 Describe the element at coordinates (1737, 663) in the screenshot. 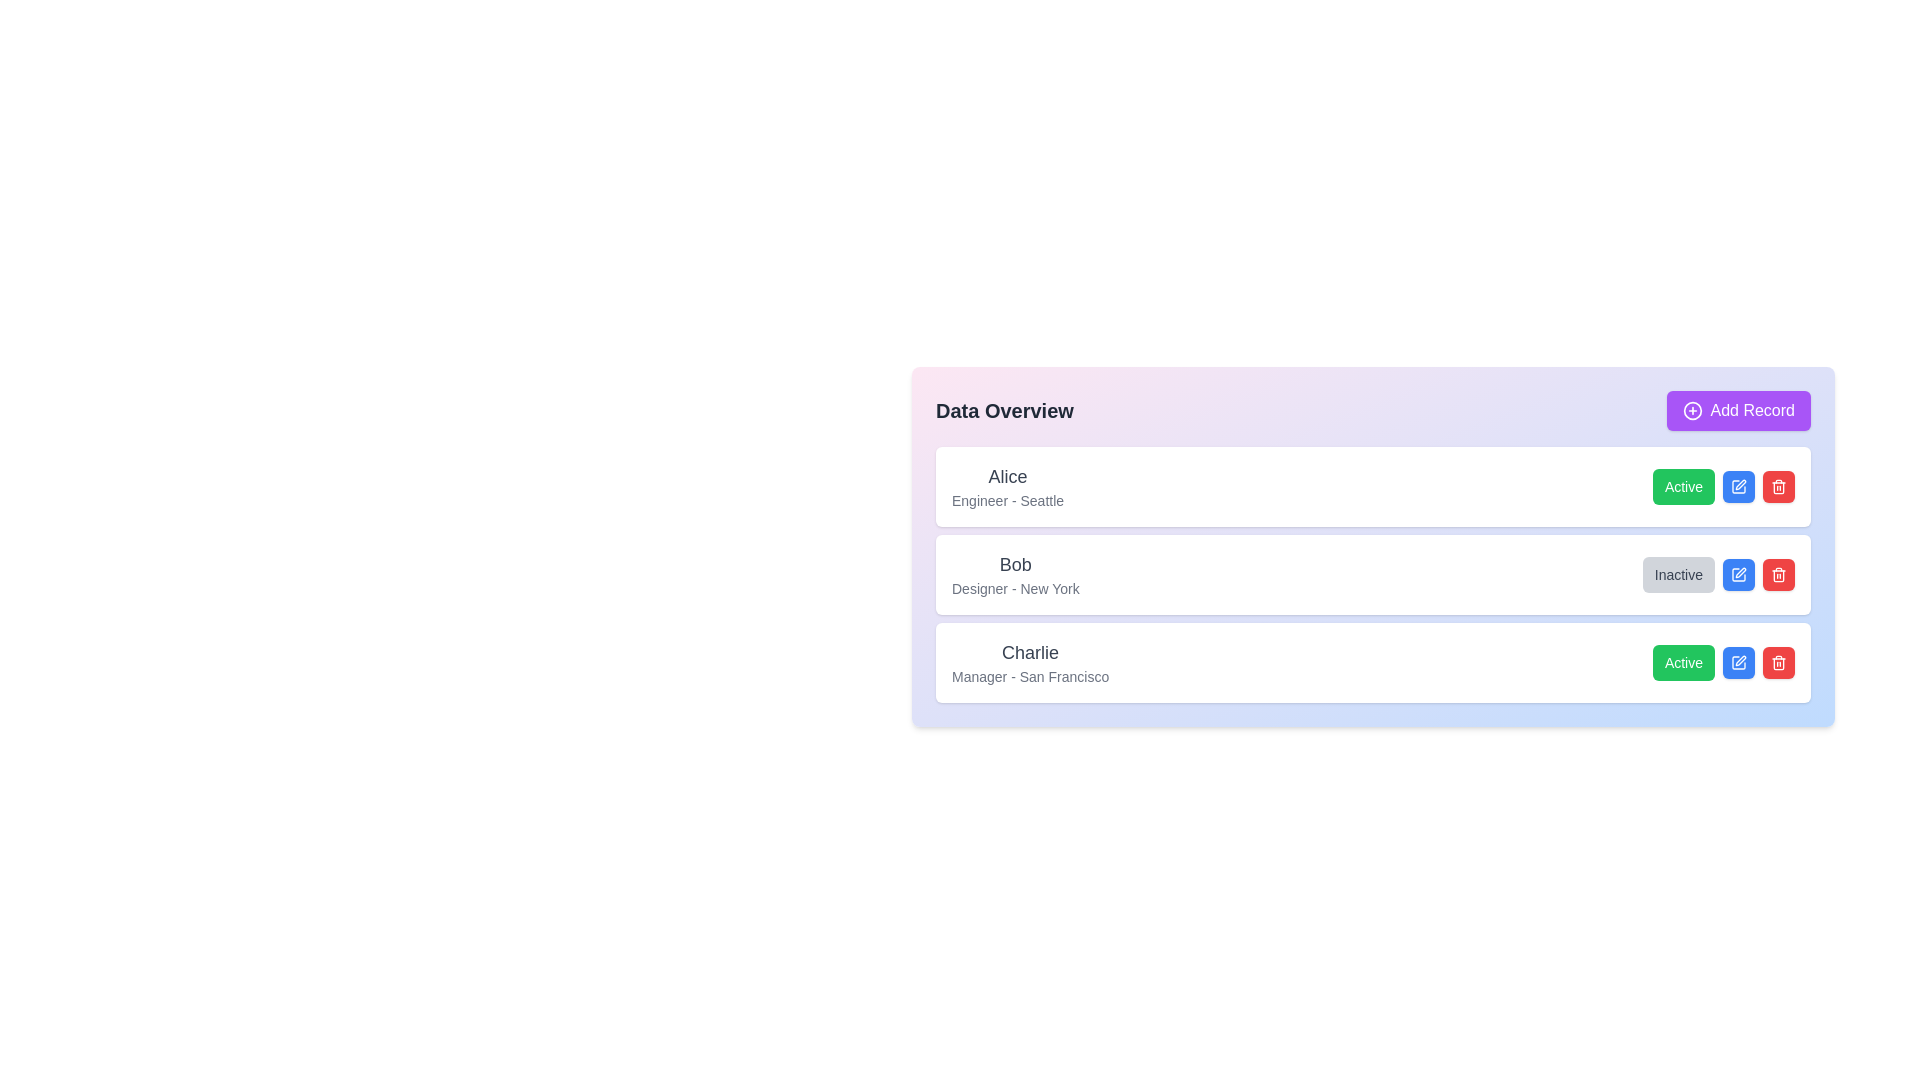

I see `the SVG icon component that resembles a square outline with rounded edges, located adjacent to the 'Active' status button and vertically aligned with the 'Edit' button` at that location.